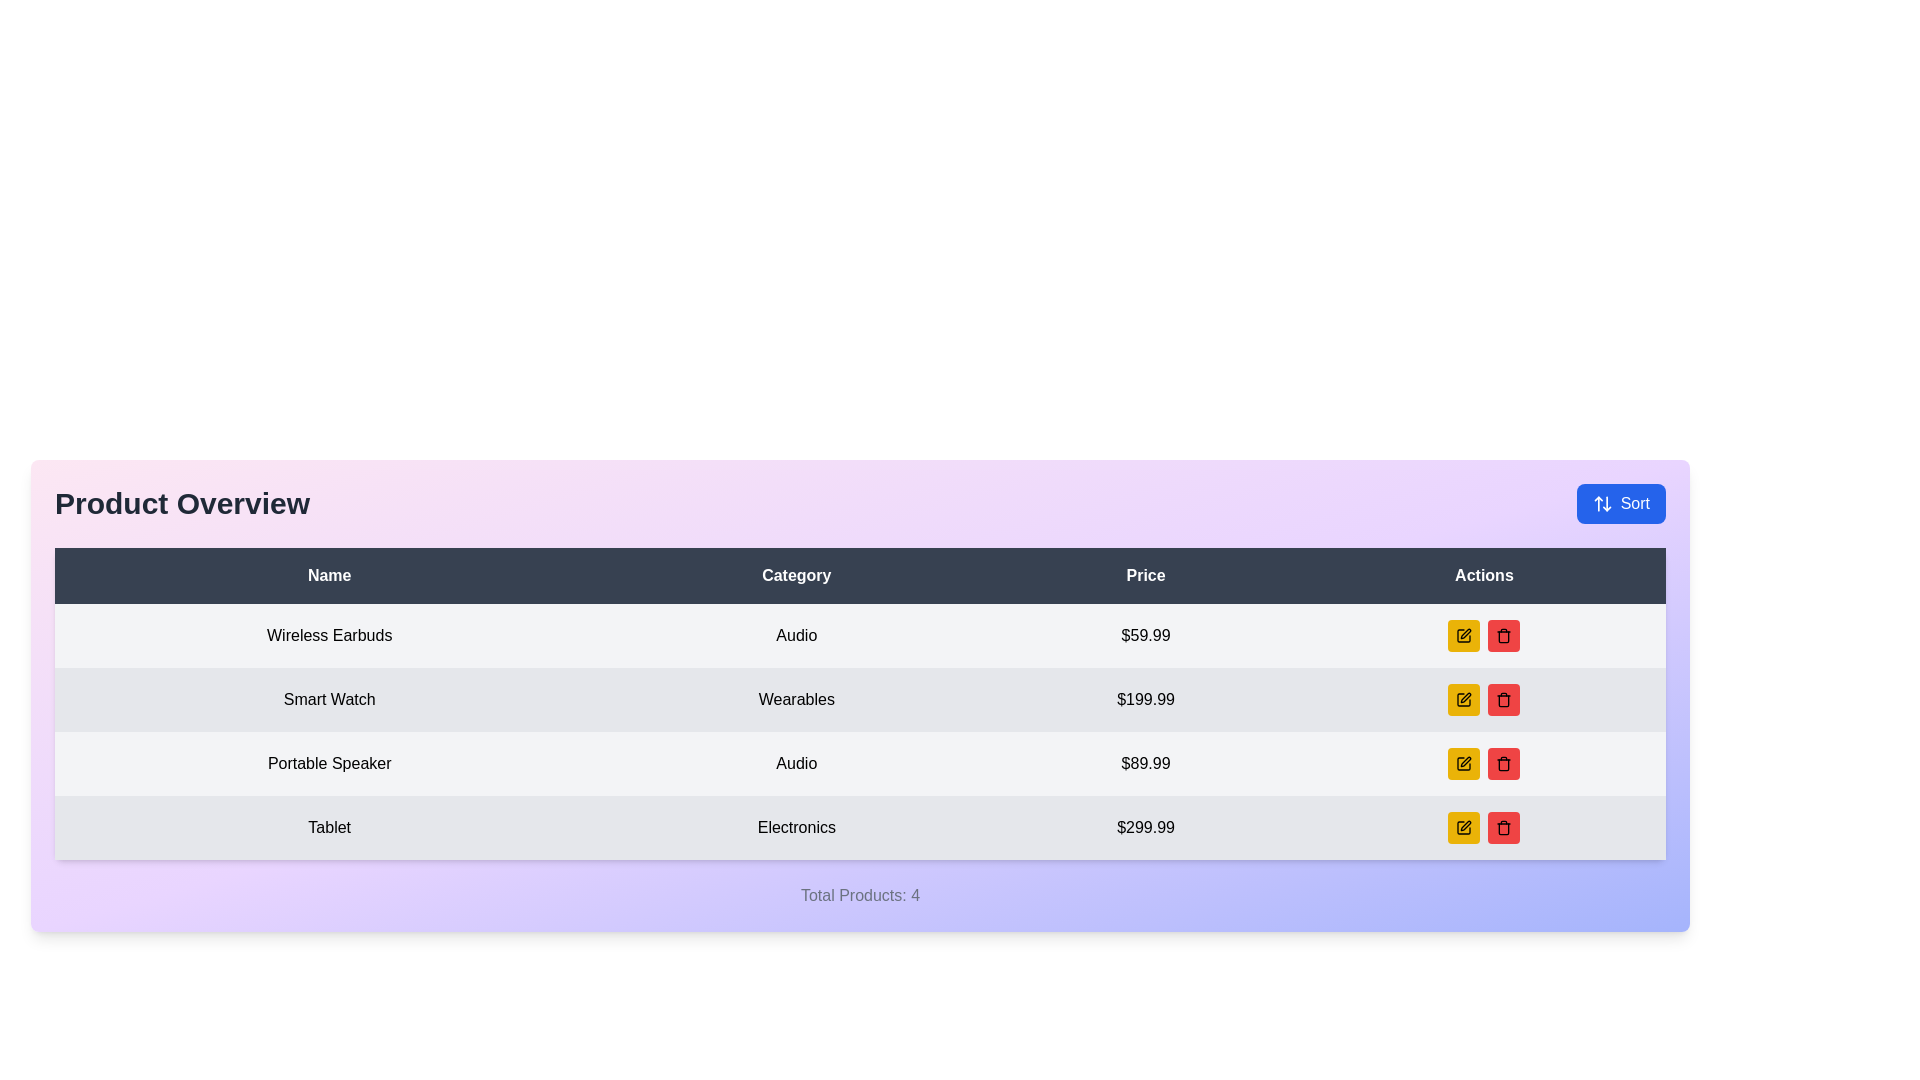  Describe the element at coordinates (1602, 503) in the screenshot. I see `the blue arrow icon representing sorting functionality located to the left of the 'Sort' text in the upper right corner of the interface` at that location.